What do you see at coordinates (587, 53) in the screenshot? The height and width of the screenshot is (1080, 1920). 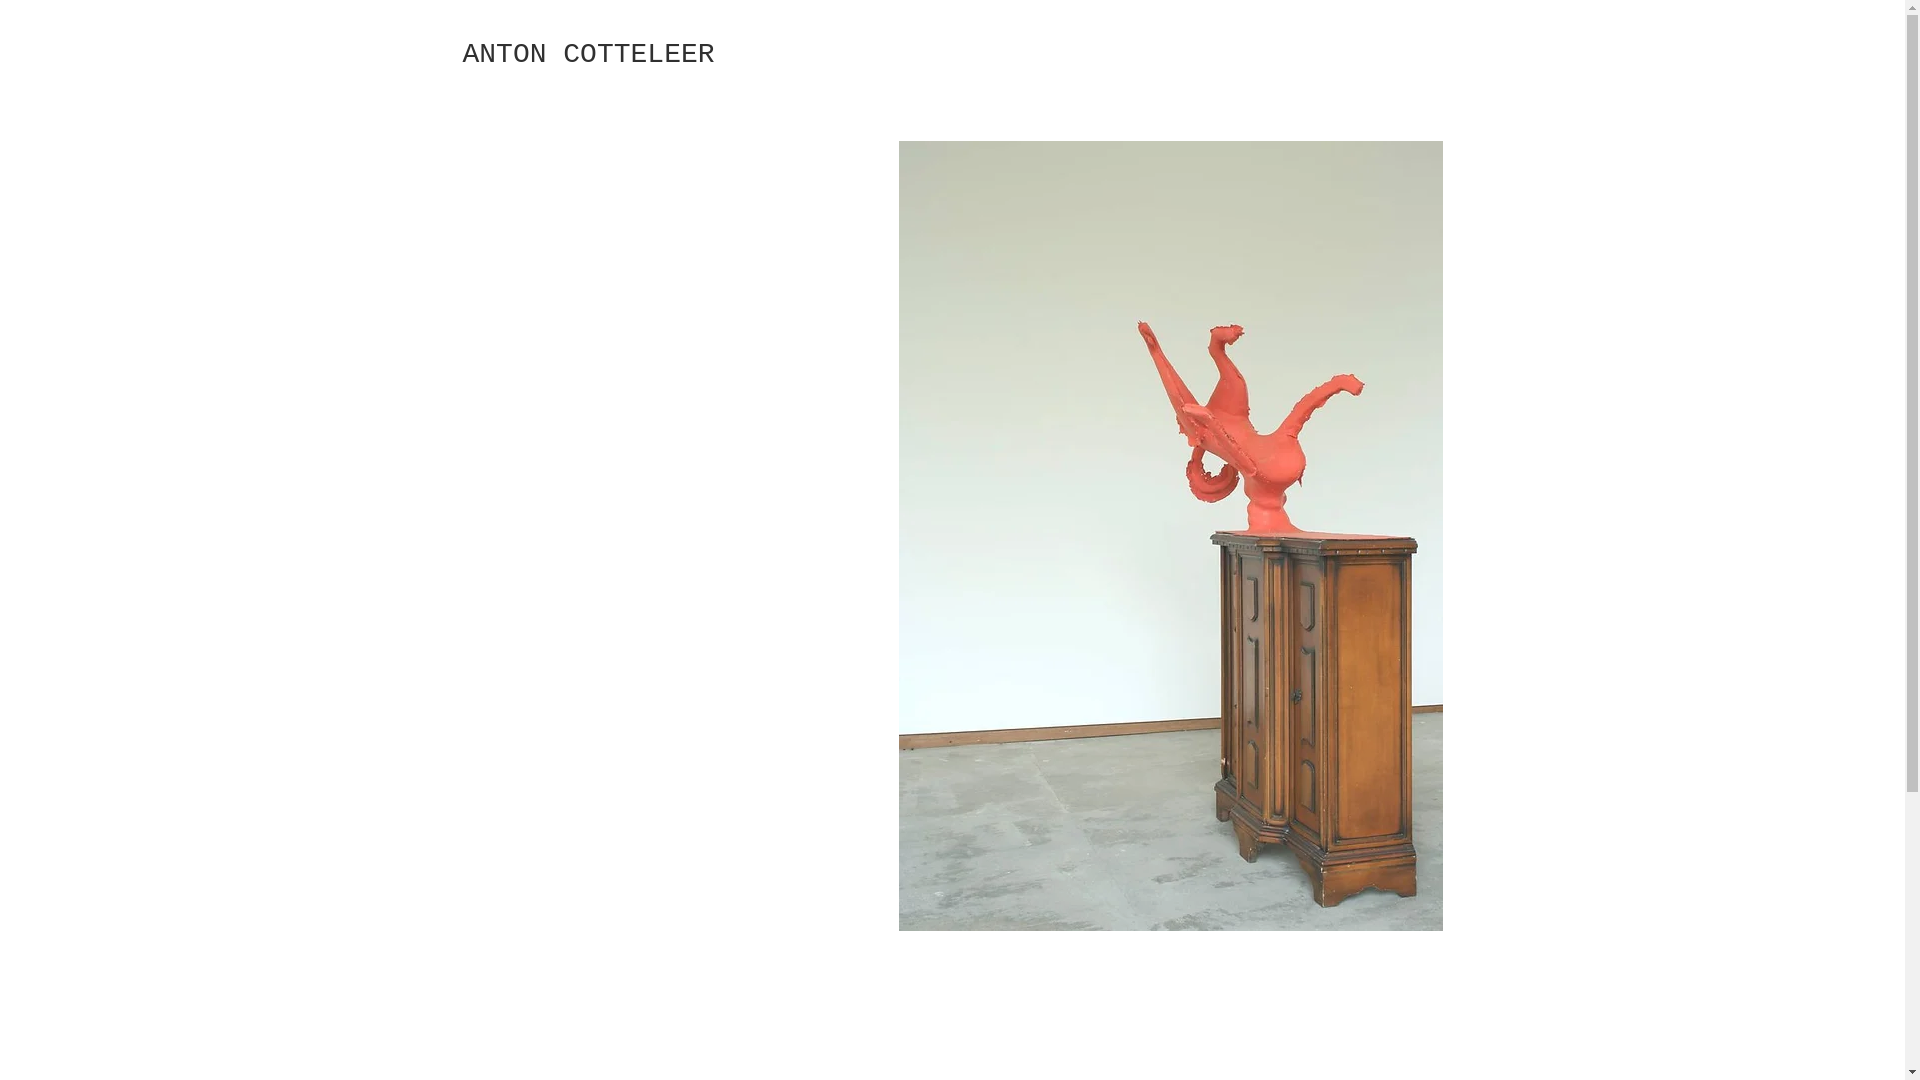 I see `'ANTON COTTELEER'` at bounding box center [587, 53].